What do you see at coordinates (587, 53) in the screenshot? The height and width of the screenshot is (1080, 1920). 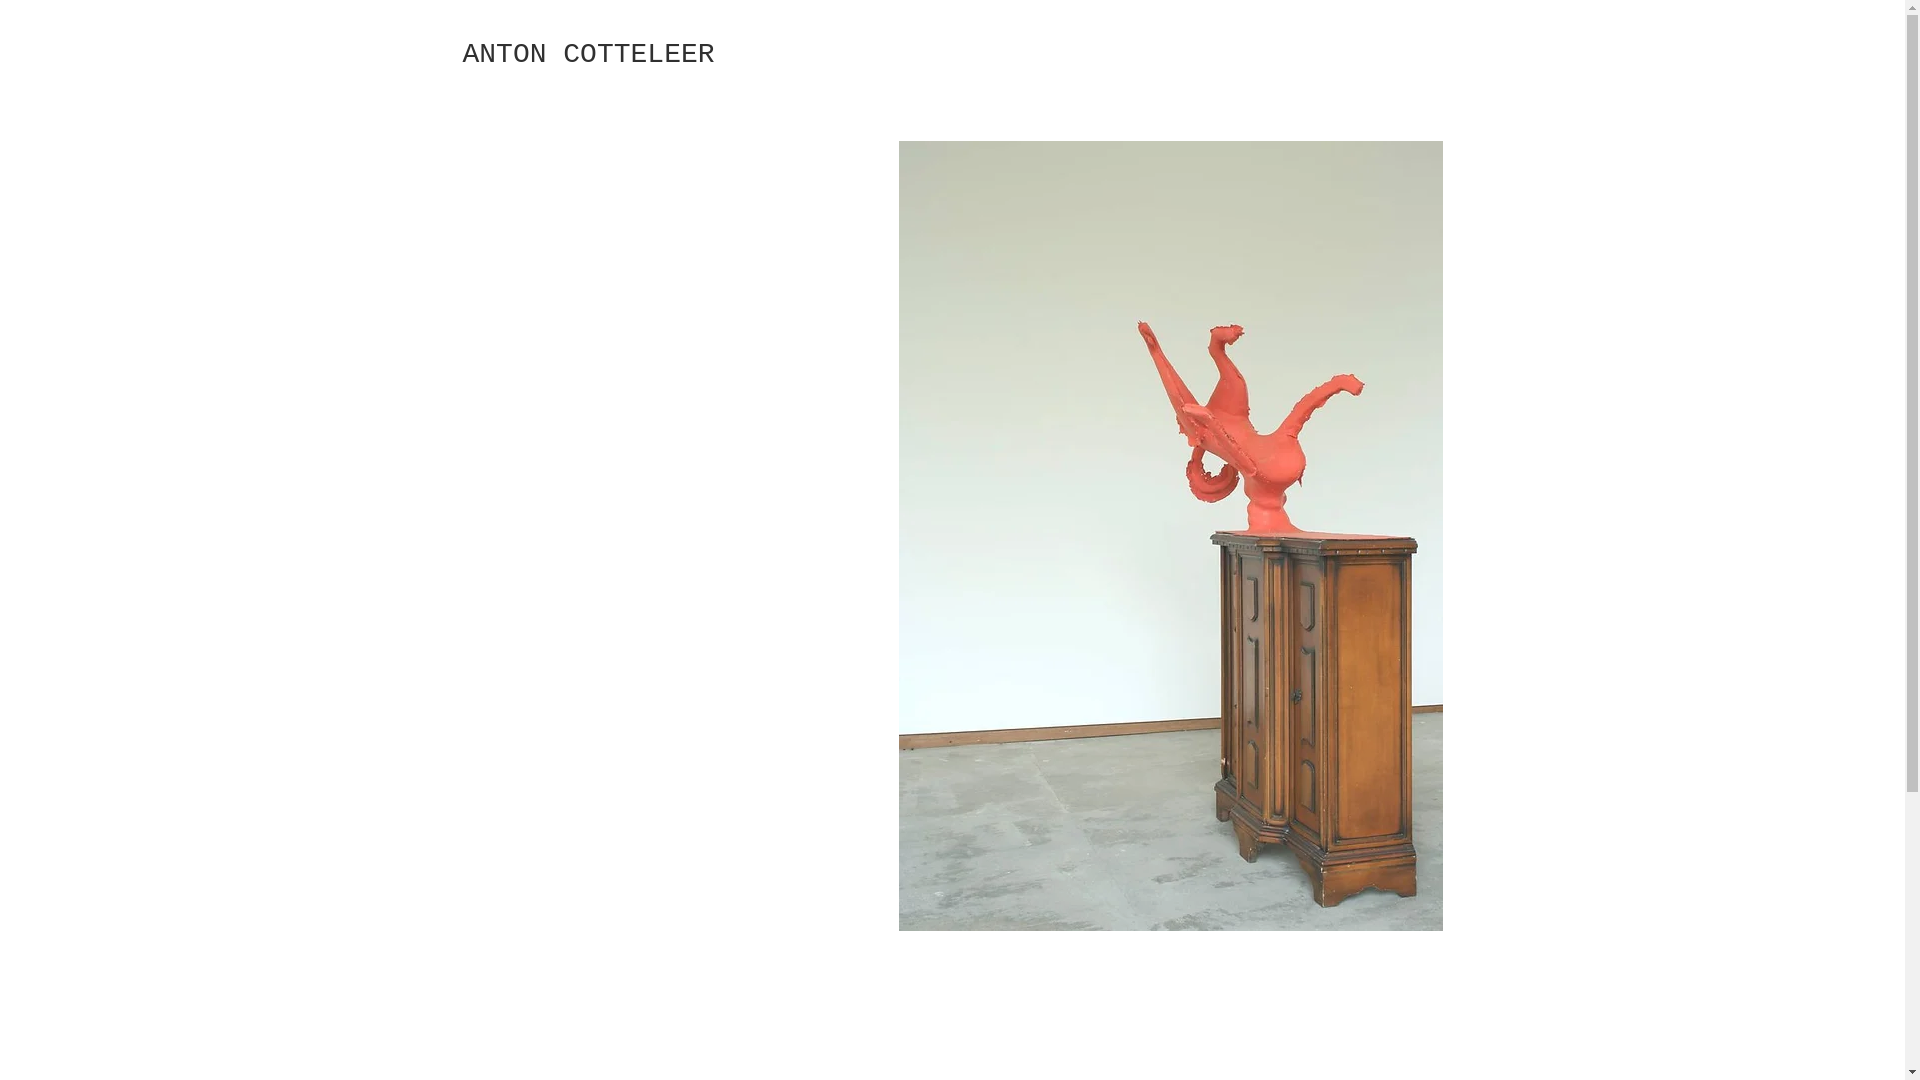 I see `'ANTON COTTELEER'` at bounding box center [587, 53].